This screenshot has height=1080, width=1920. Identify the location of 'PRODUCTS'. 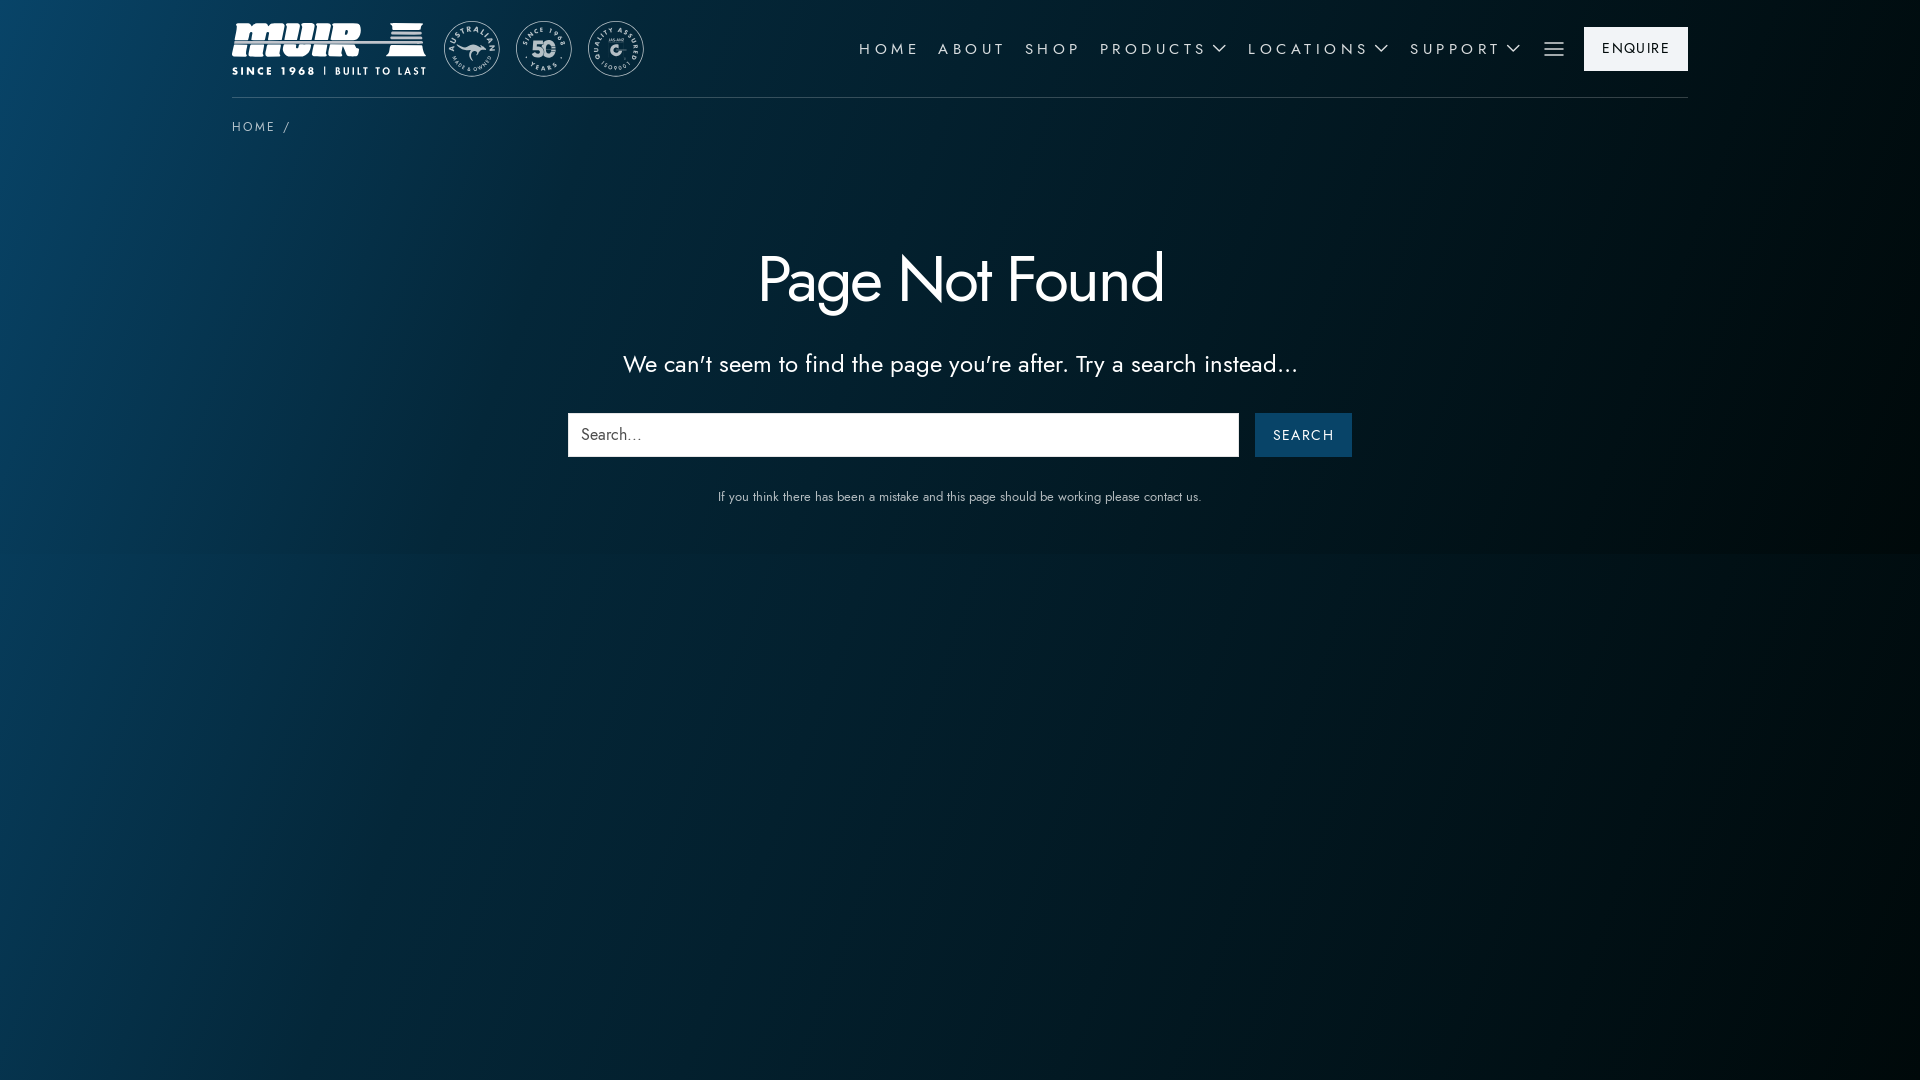
(1153, 48).